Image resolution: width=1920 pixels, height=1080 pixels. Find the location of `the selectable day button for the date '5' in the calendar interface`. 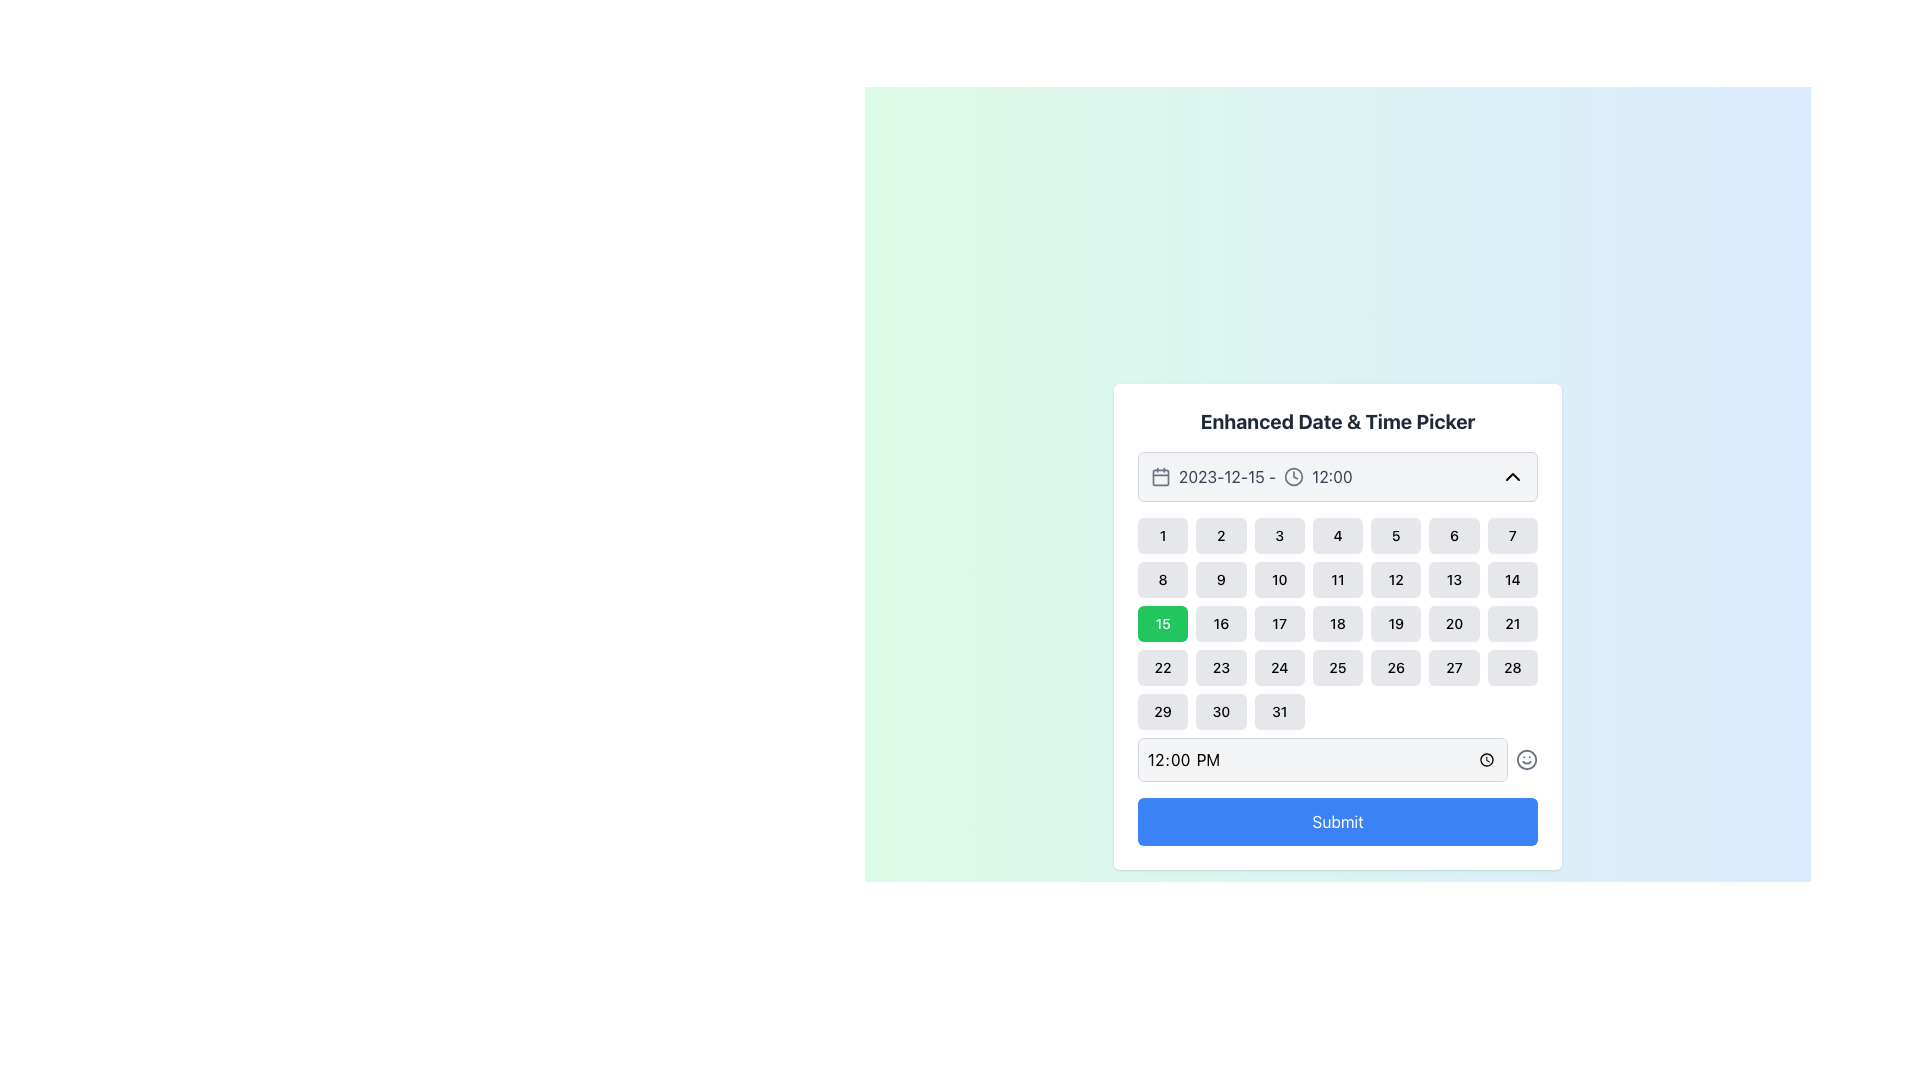

the selectable day button for the date '5' in the calendar interface is located at coordinates (1395, 535).